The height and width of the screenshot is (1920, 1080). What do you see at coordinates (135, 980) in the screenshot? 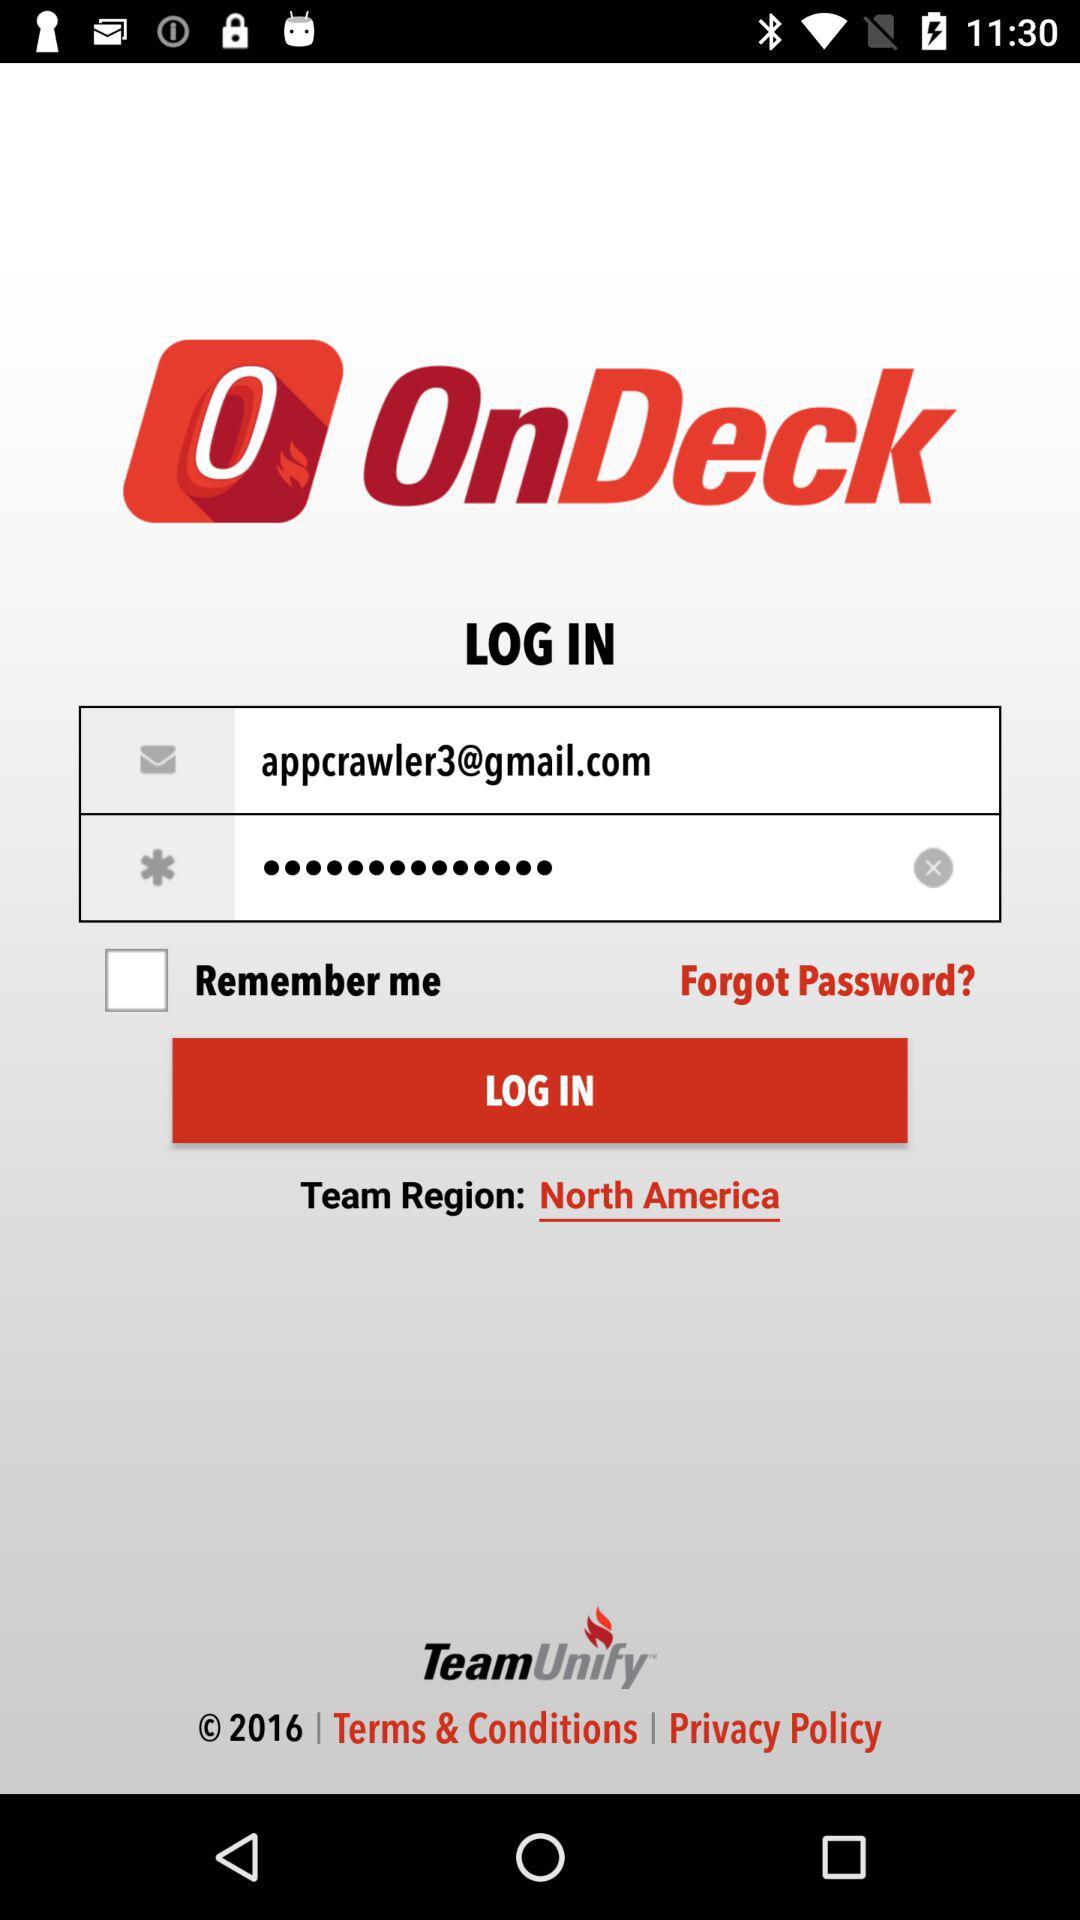
I see `remember me option` at bounding box center [135, 980].